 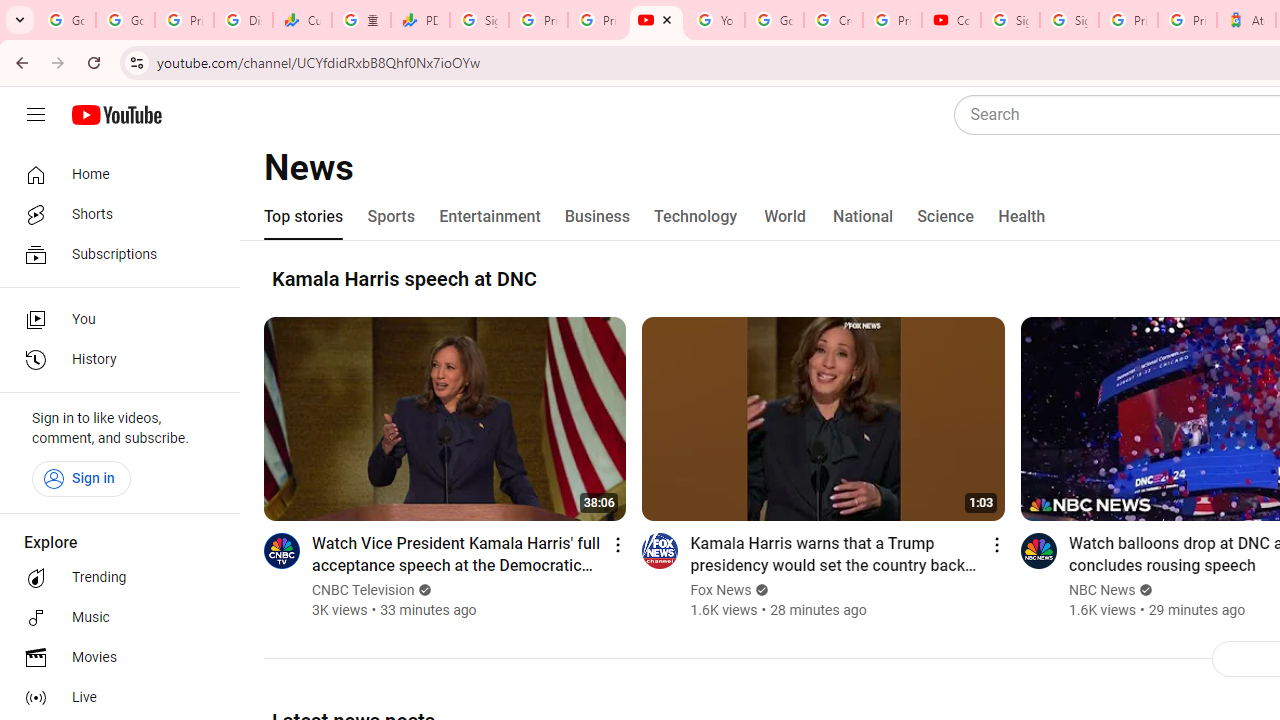 What do you see at coordinates (112, 360) in the screenshot?
I see `'History'` at bounding box center [112, 360].